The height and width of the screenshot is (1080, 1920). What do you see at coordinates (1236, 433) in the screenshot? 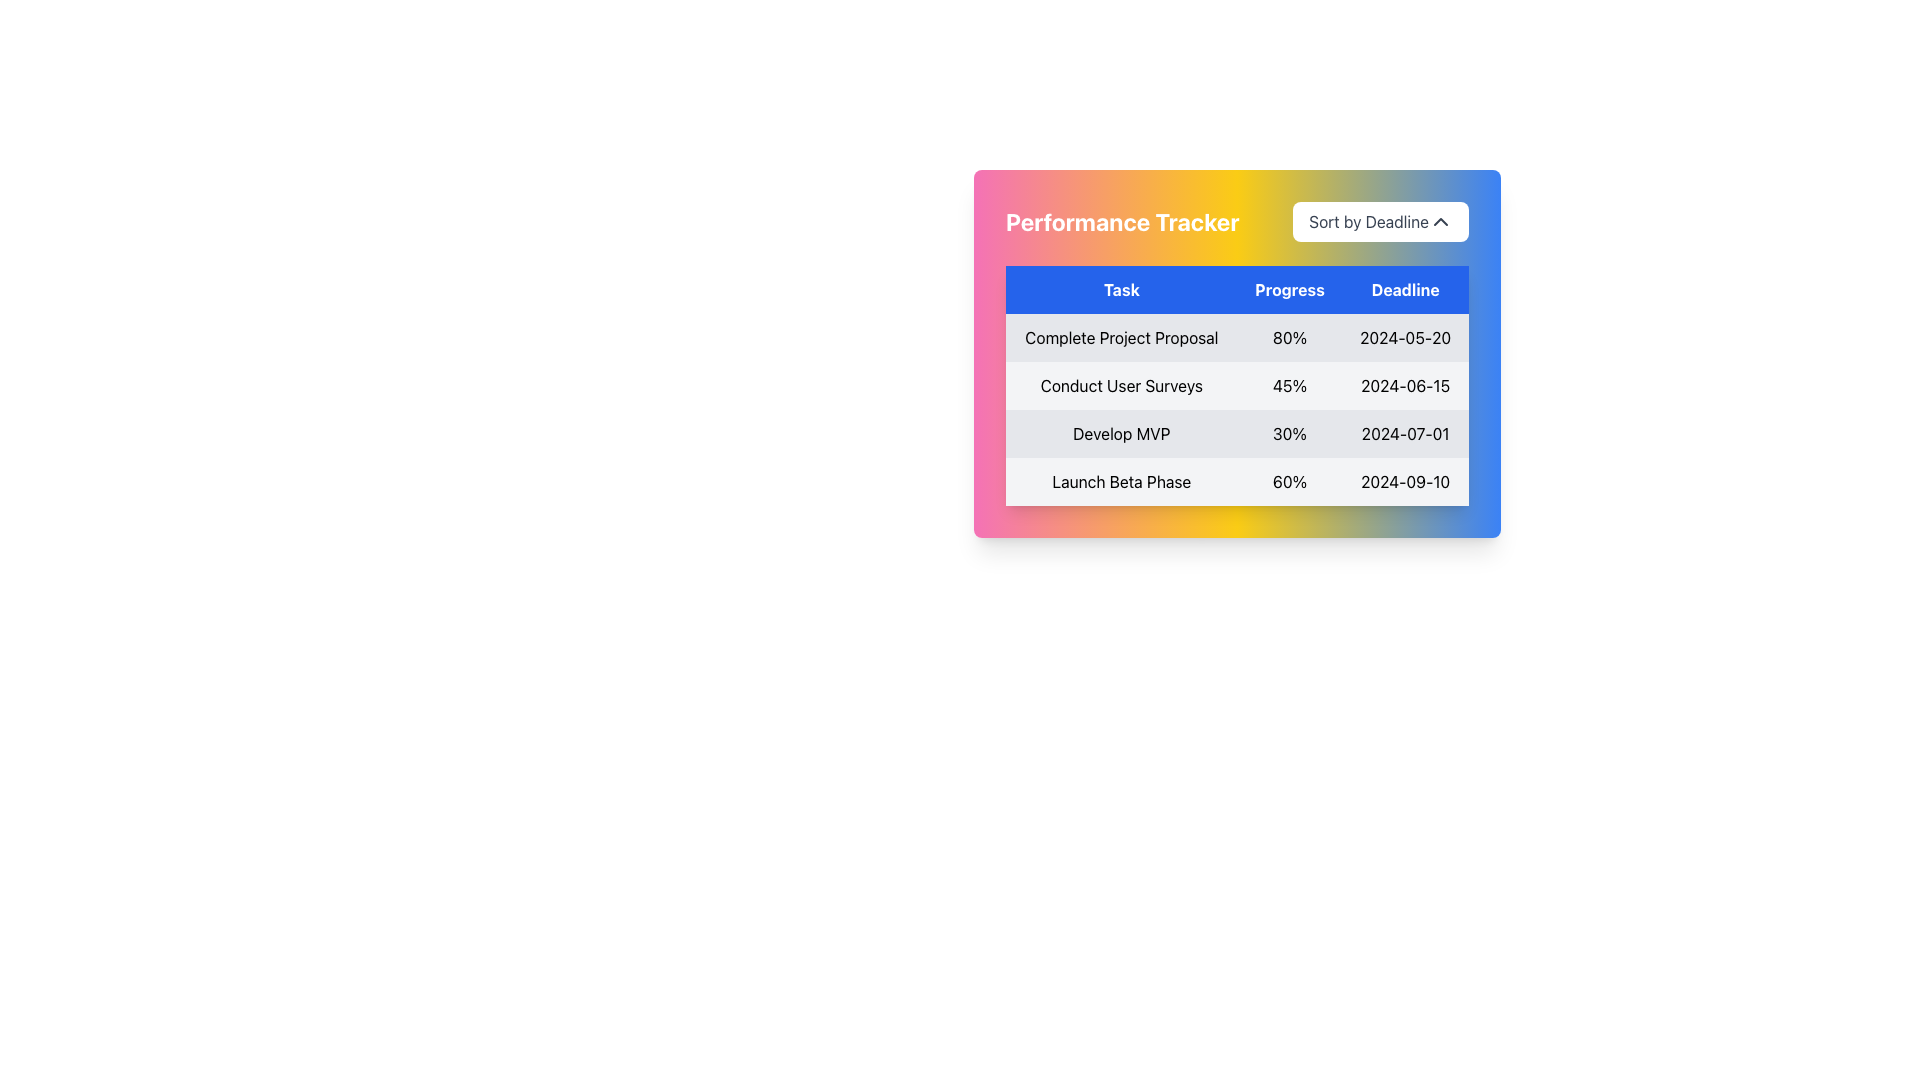
I see `the third row in the 'Performance Tracker' table, which displays task details between 'Conduct User Surveys' and 'Launch Beta Phase'` at bounding box center [1236, 433].